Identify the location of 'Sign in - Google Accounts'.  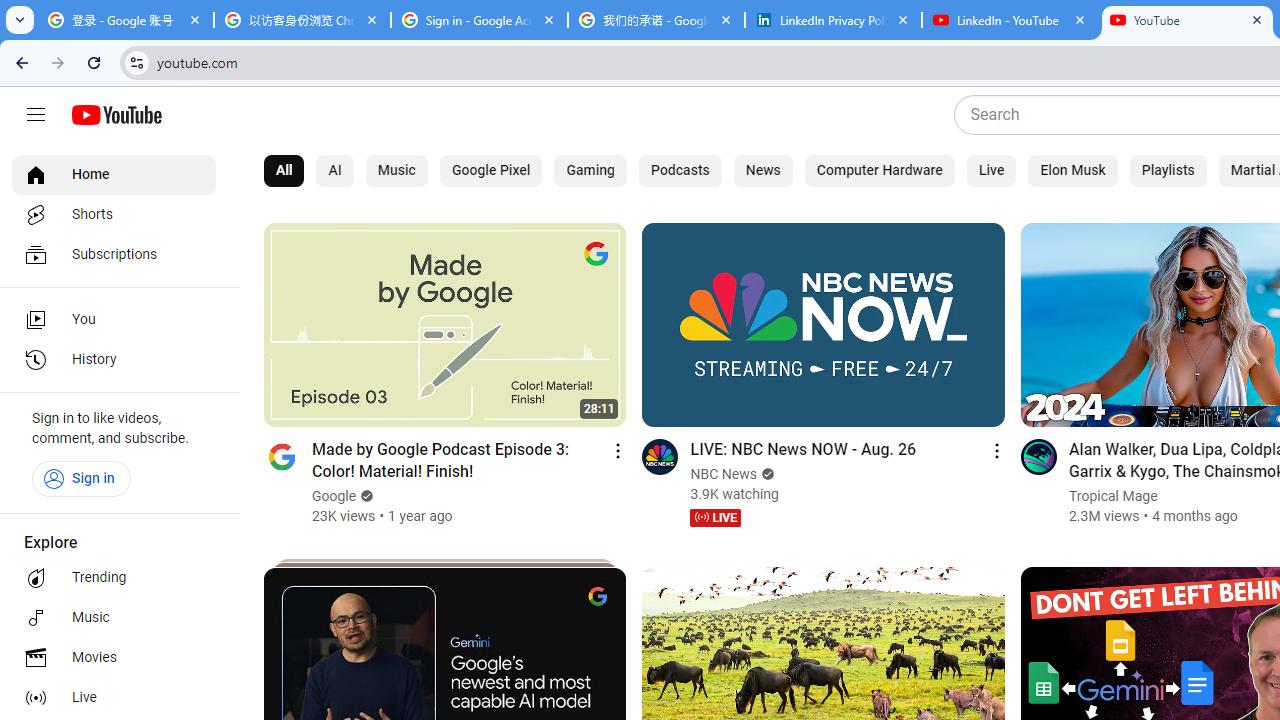
(478, 20).